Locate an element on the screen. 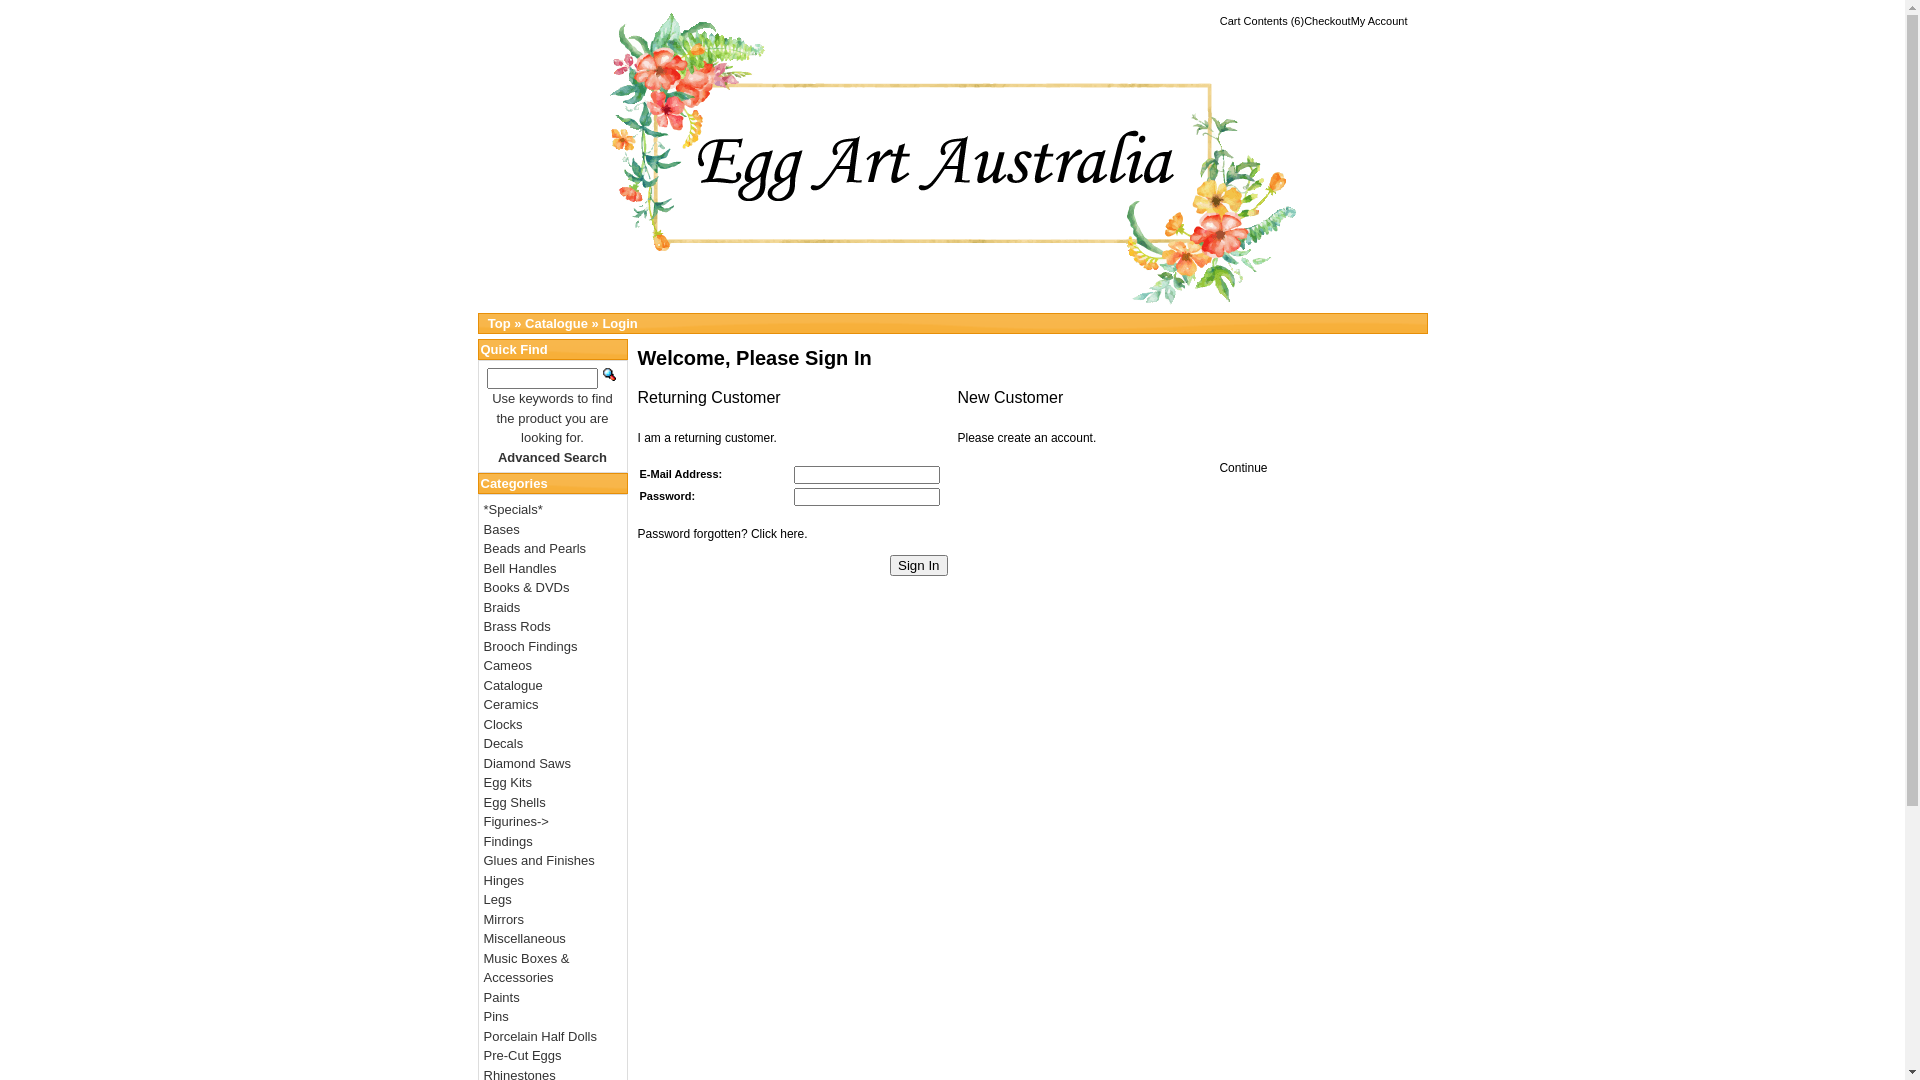 The image size is (1920, 1080). 'Cart Contents (6)' is located at coordinates (1261, 20).